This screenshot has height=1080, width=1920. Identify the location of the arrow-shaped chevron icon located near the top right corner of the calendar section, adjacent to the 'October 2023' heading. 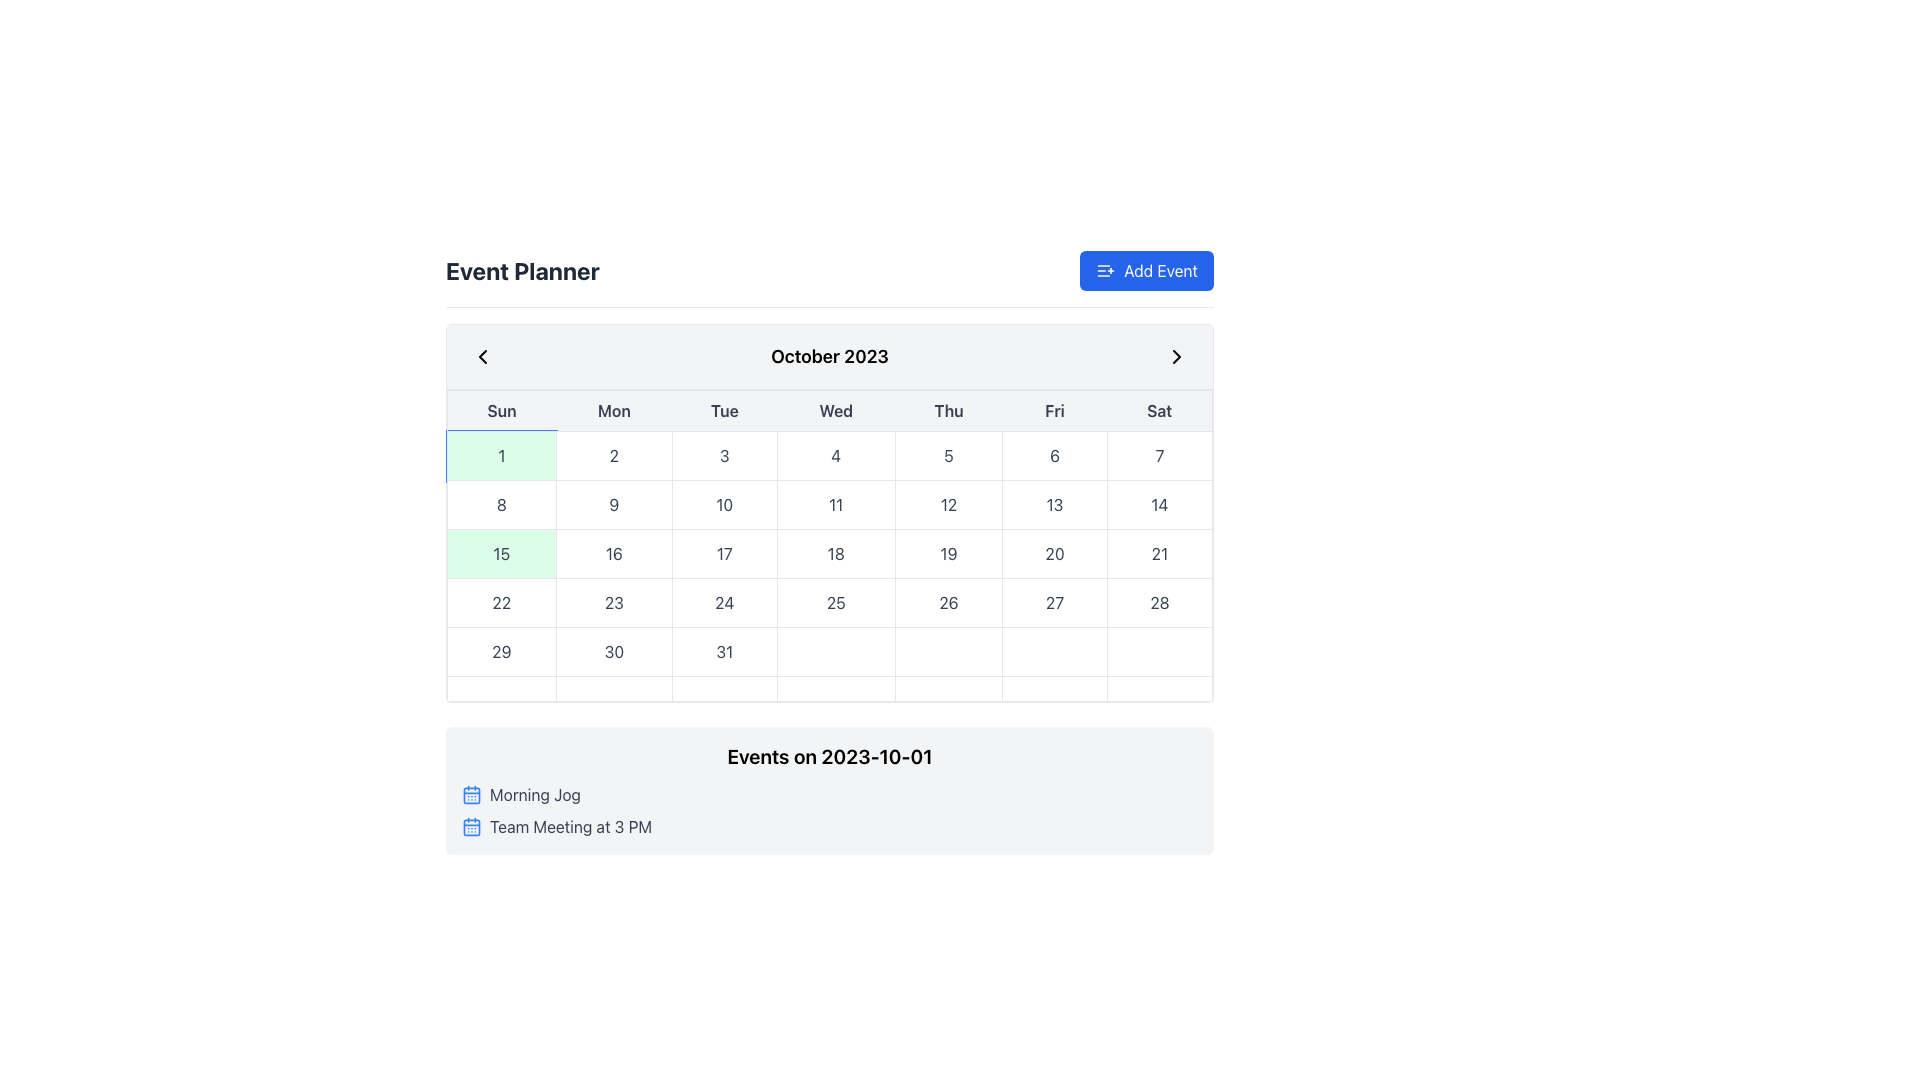
(1176, 356).